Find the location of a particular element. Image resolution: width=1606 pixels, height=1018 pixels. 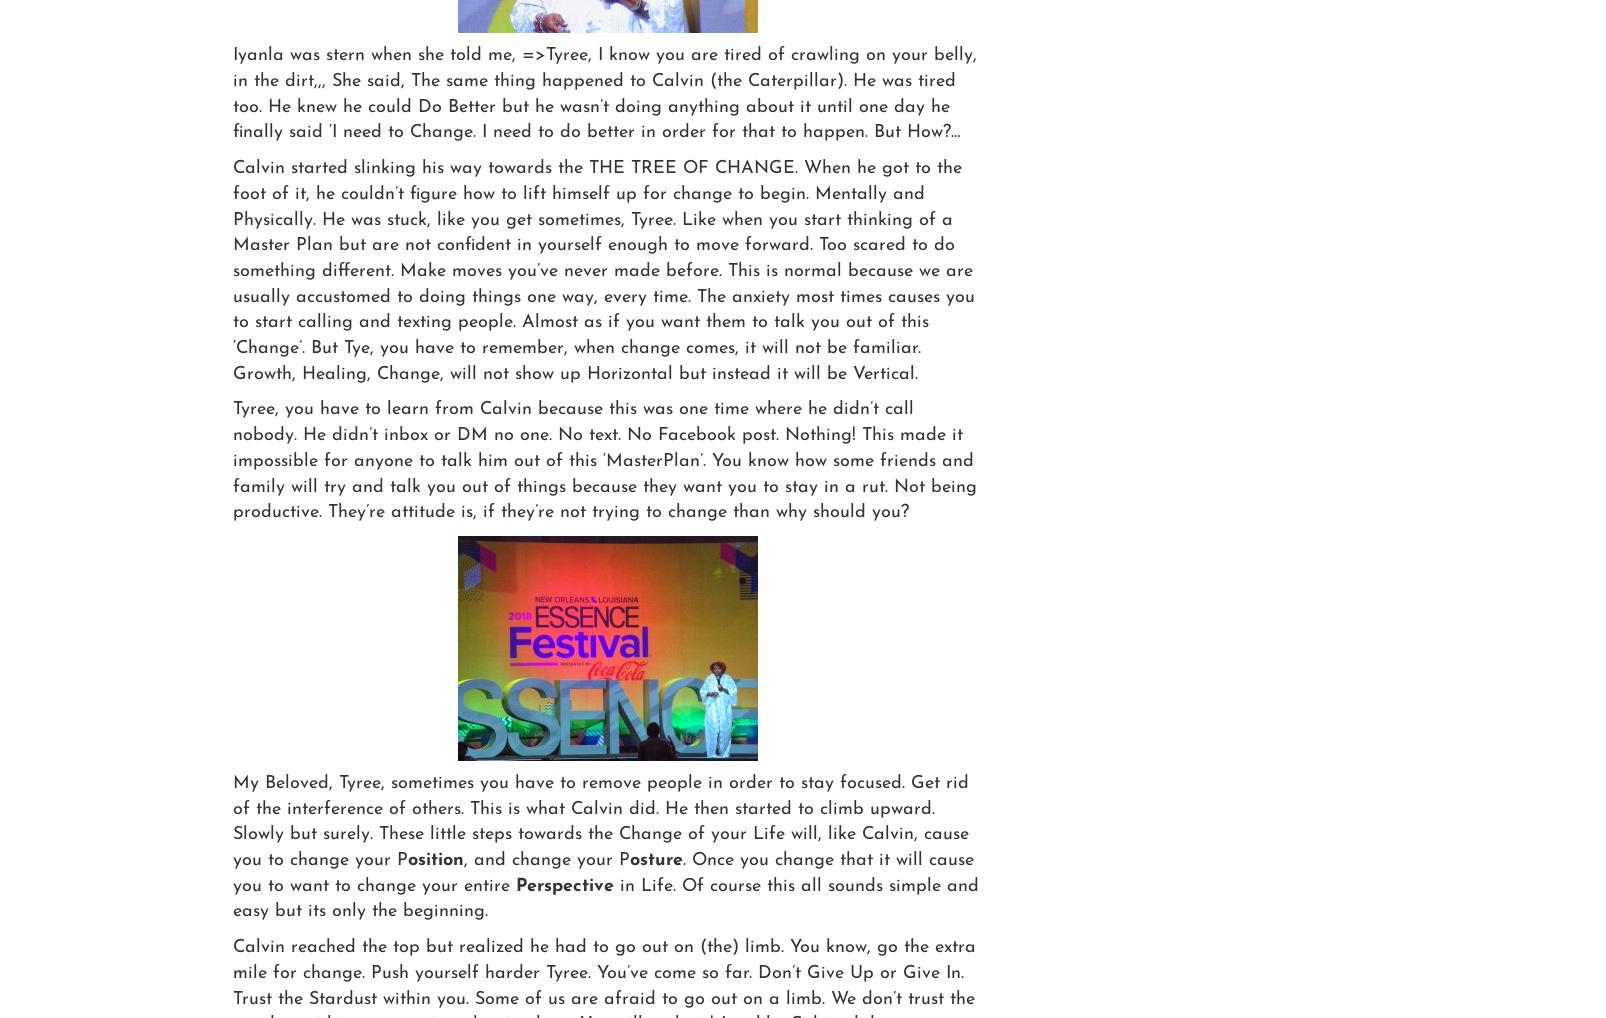

'Perspective' is located at coordinates (564, 885).